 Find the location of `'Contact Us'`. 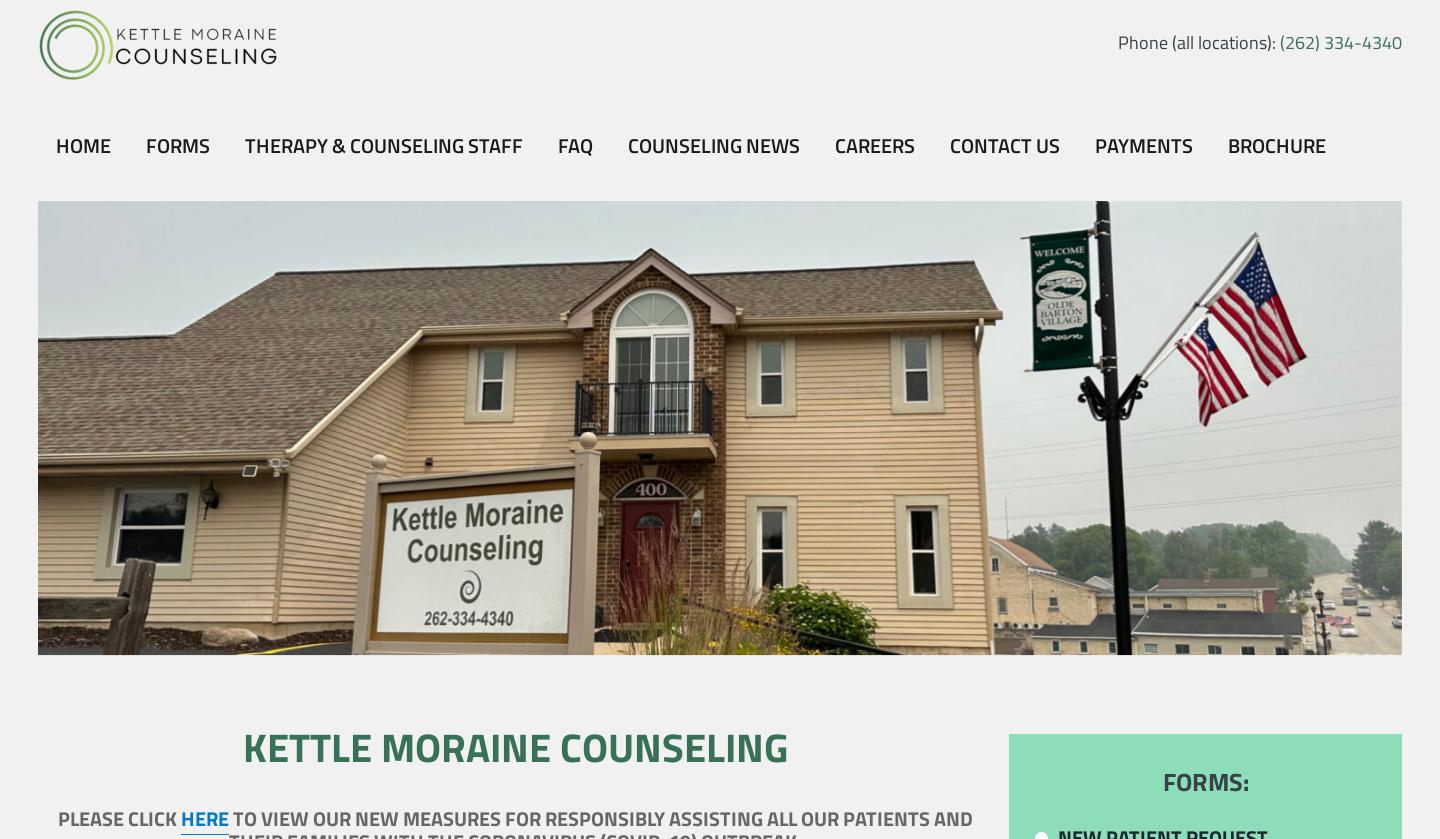

'Contact Us' is located at coordinates (1002, 145).